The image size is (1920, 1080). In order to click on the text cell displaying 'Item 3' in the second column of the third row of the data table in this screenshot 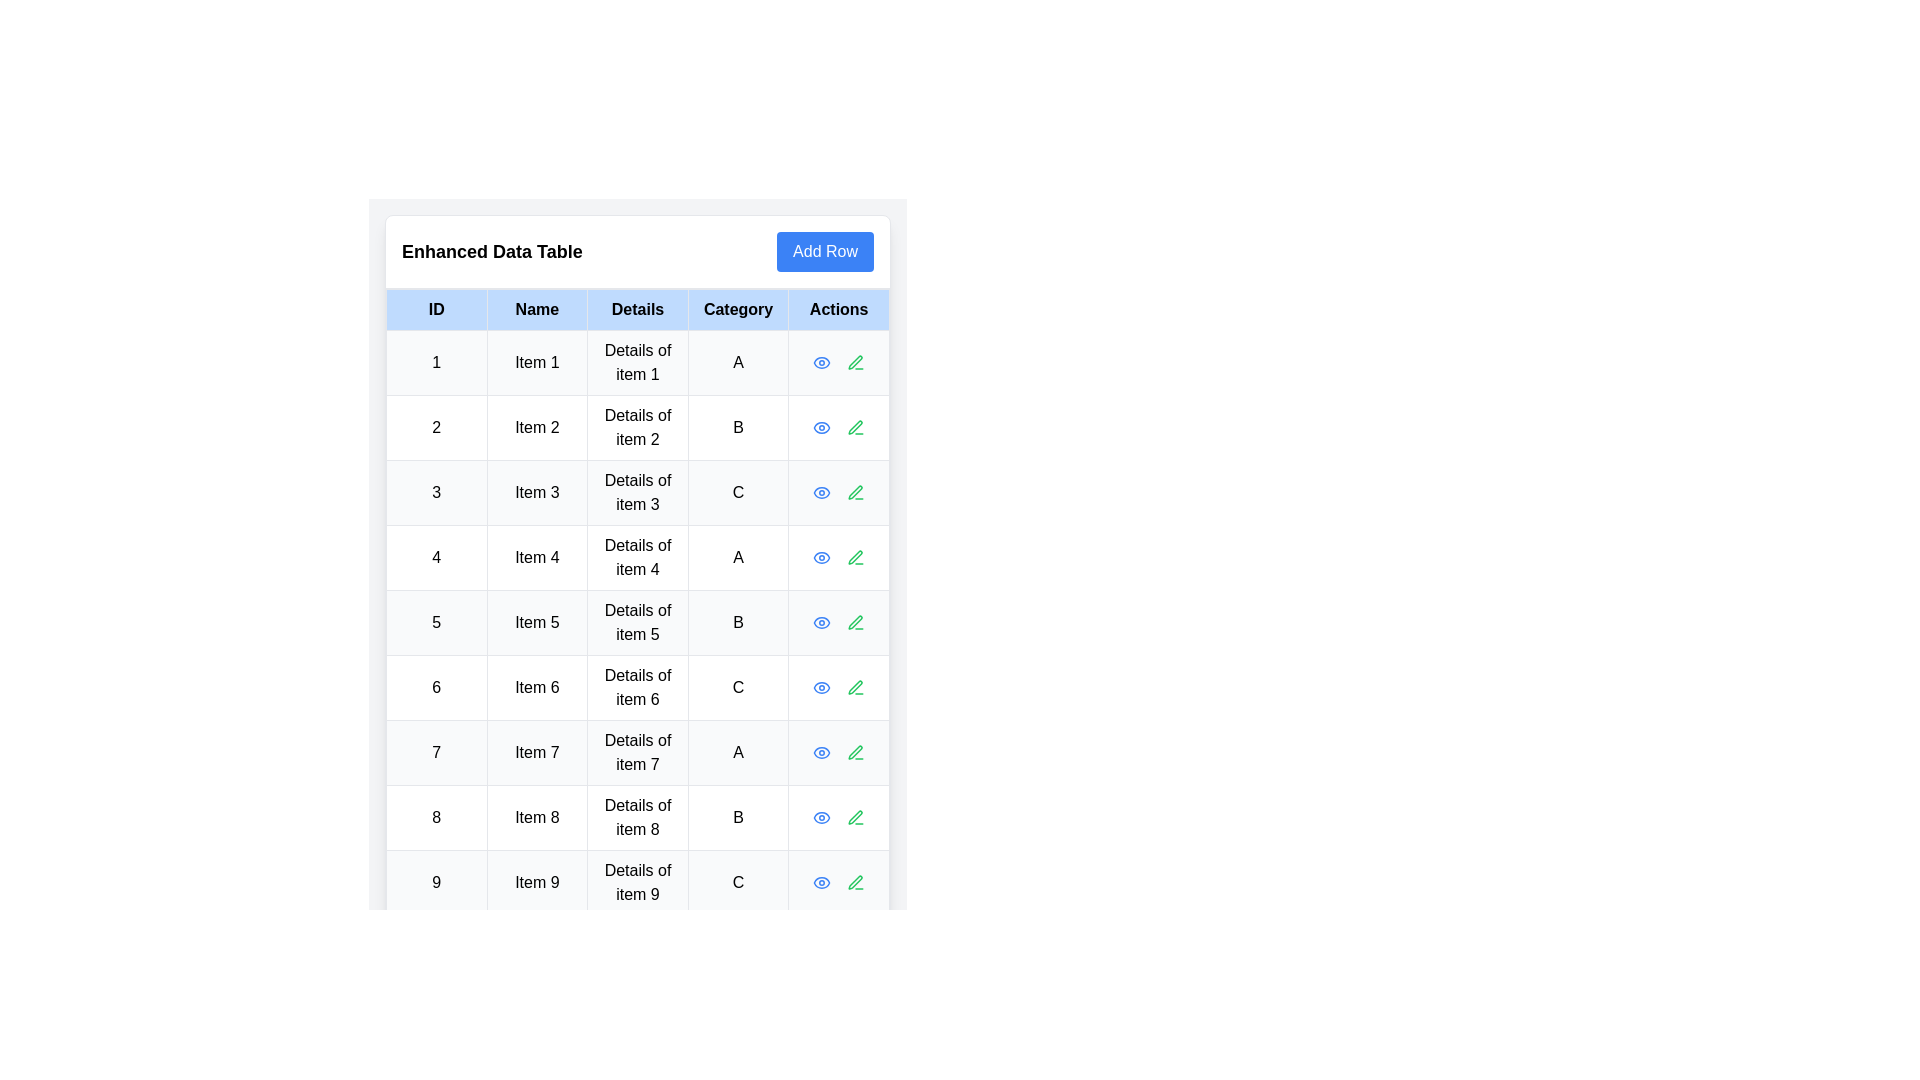, I will do `click(537, 493)`.